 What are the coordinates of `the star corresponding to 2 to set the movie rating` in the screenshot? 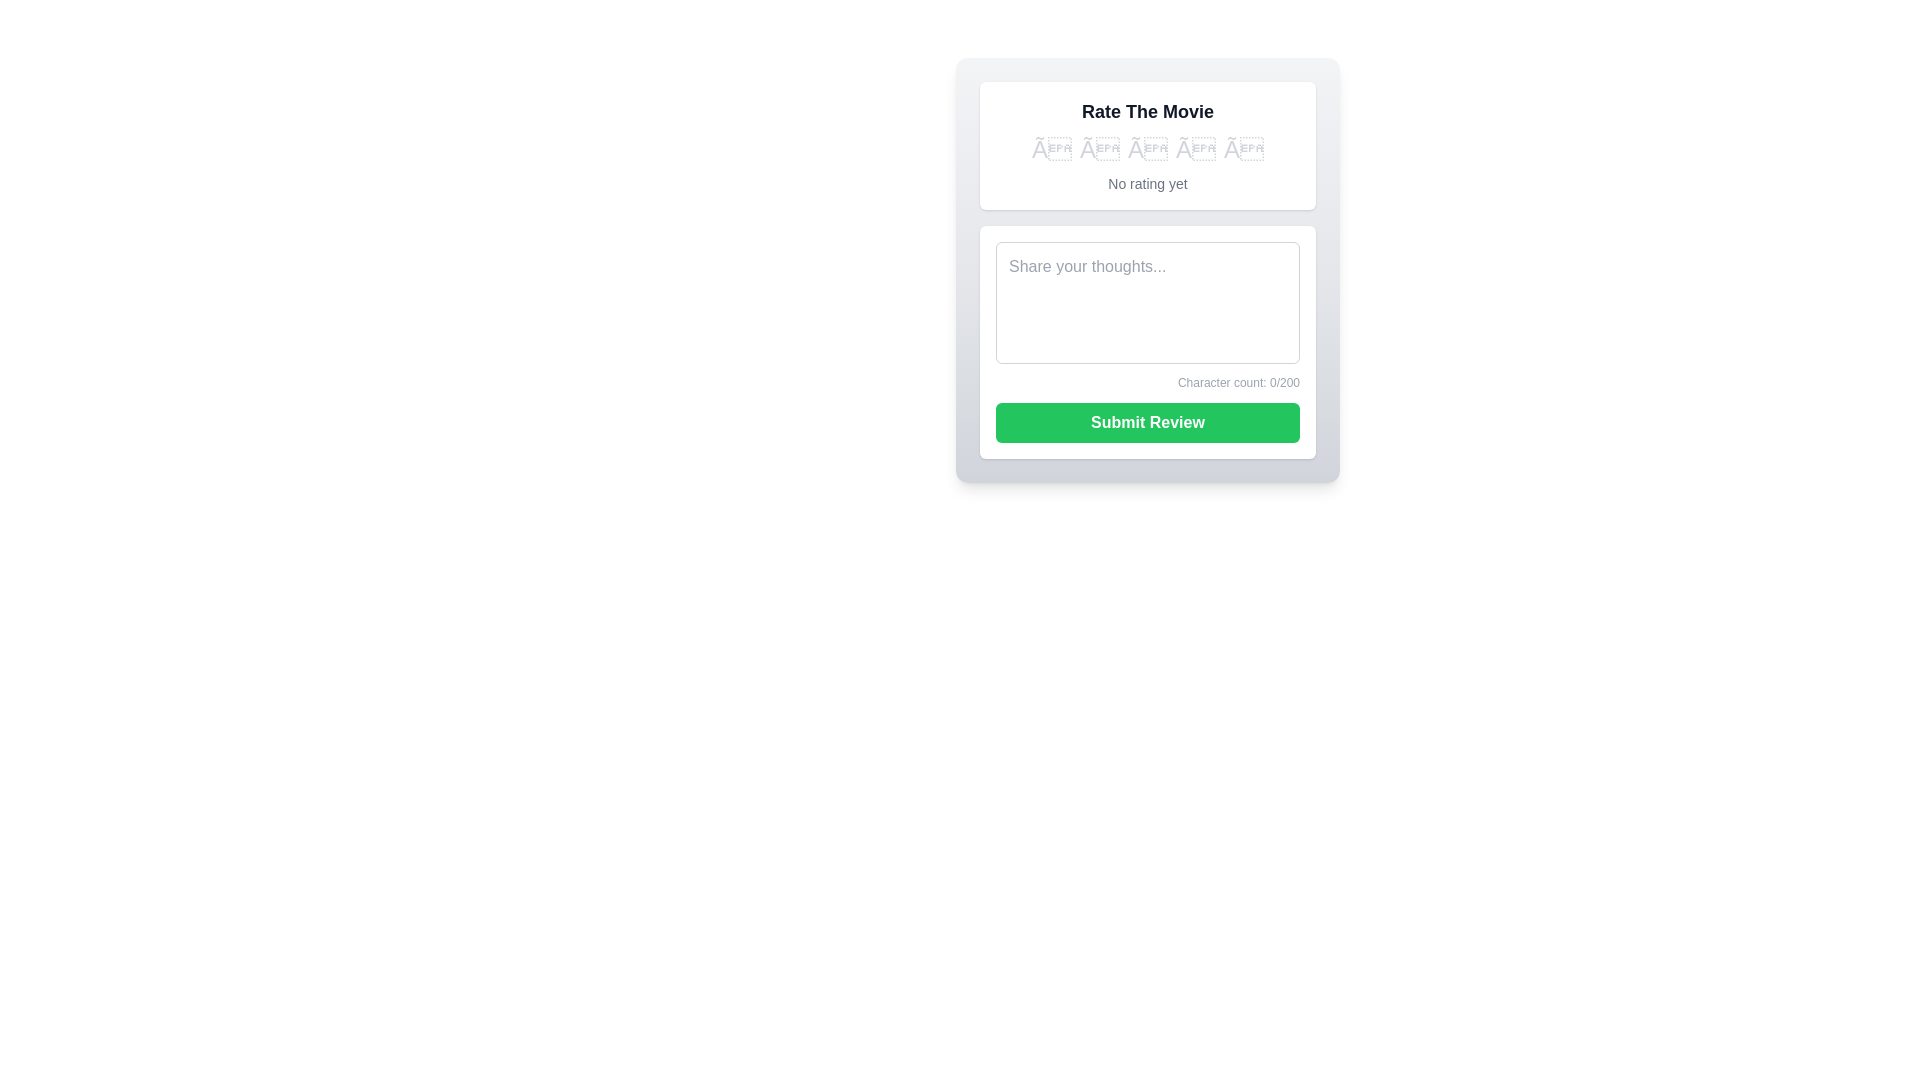 It's located at (1098, 149).